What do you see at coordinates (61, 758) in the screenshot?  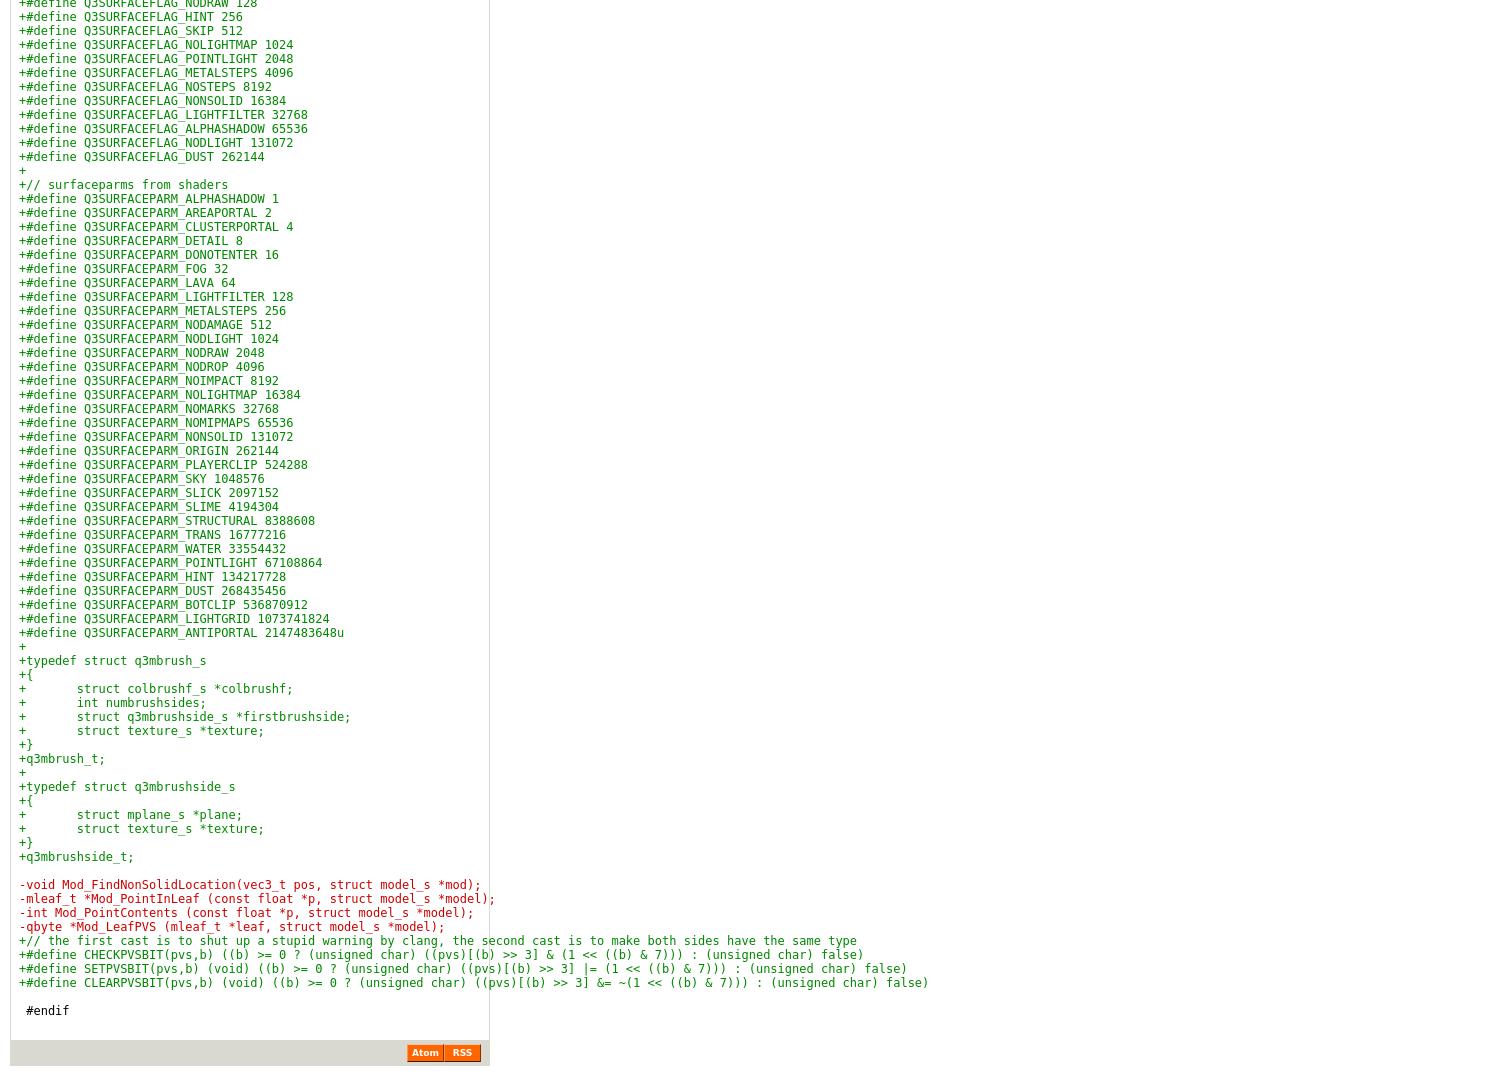 I see `'+q3mbrush_t;'` at bounding box center [61, 758].